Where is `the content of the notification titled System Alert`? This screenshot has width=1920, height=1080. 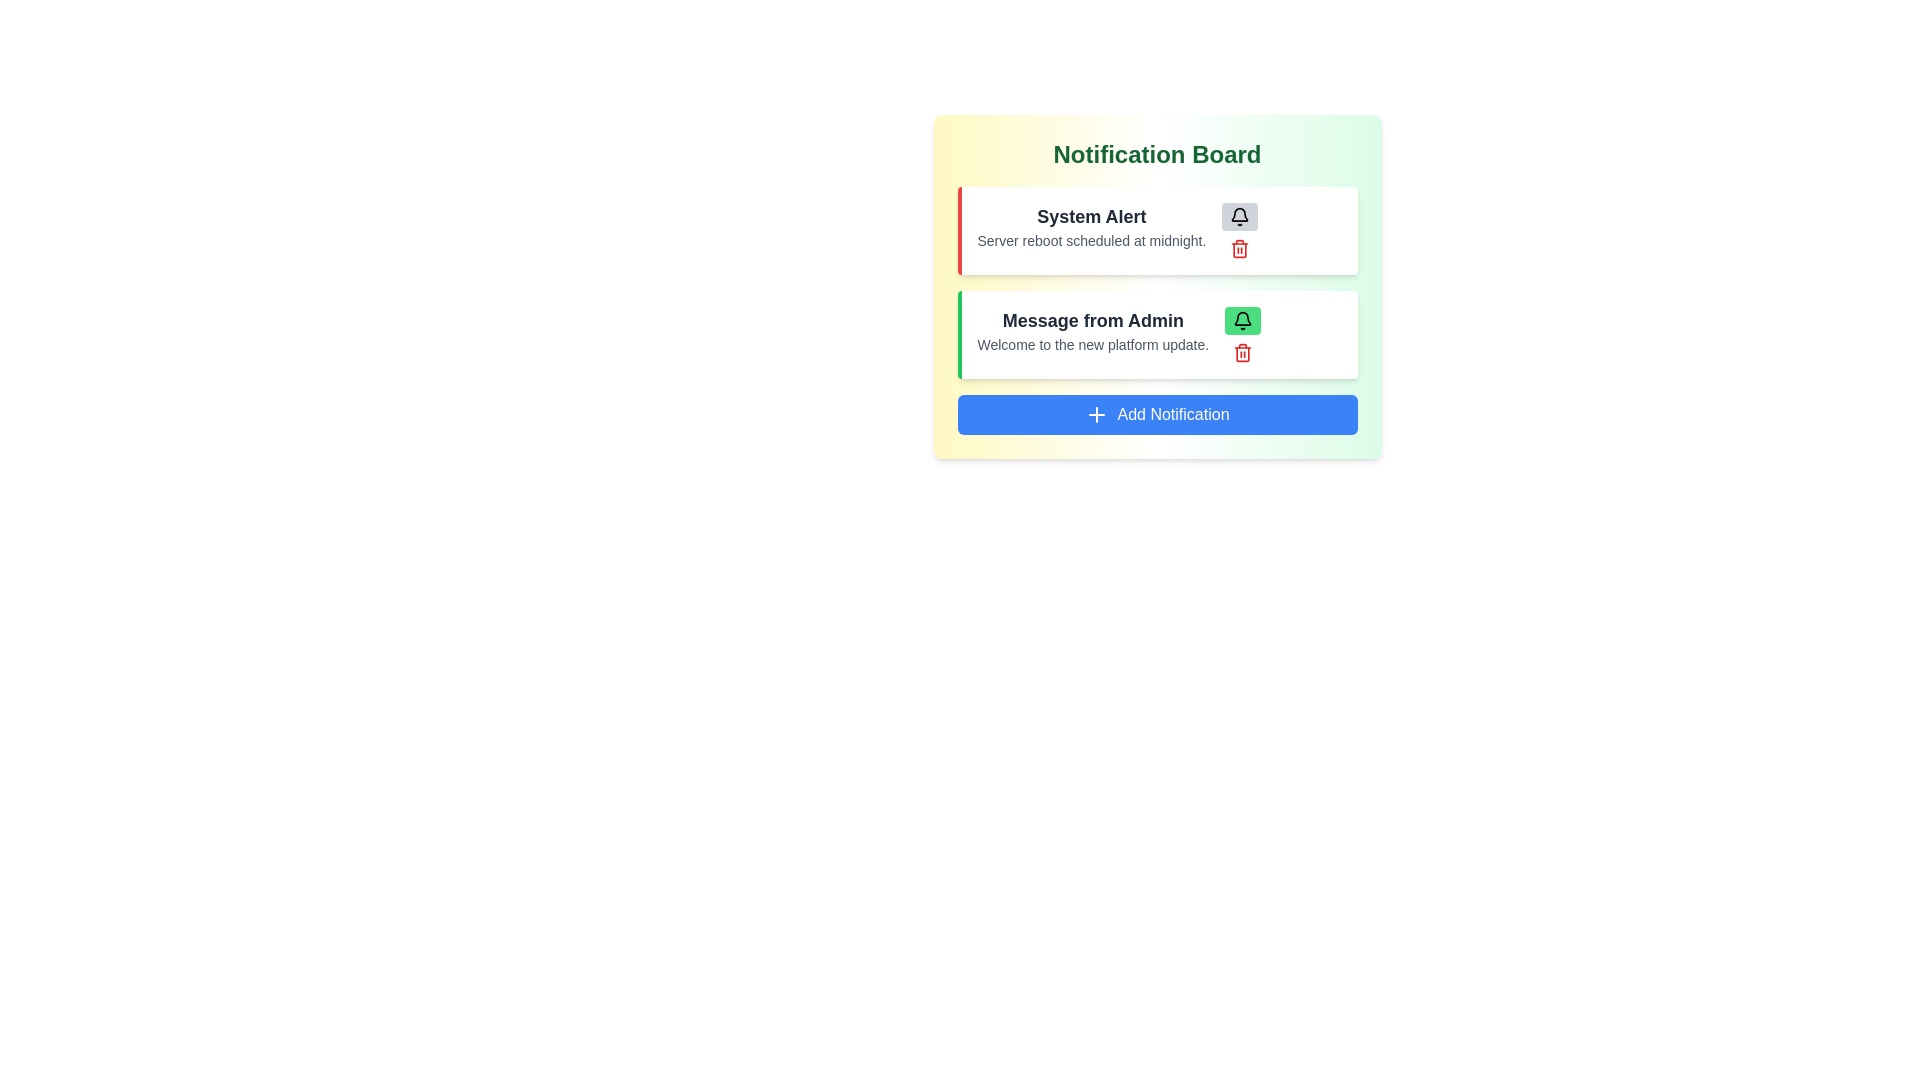 the content of the notification titled System Alert is located at coordinates (1090, 216).